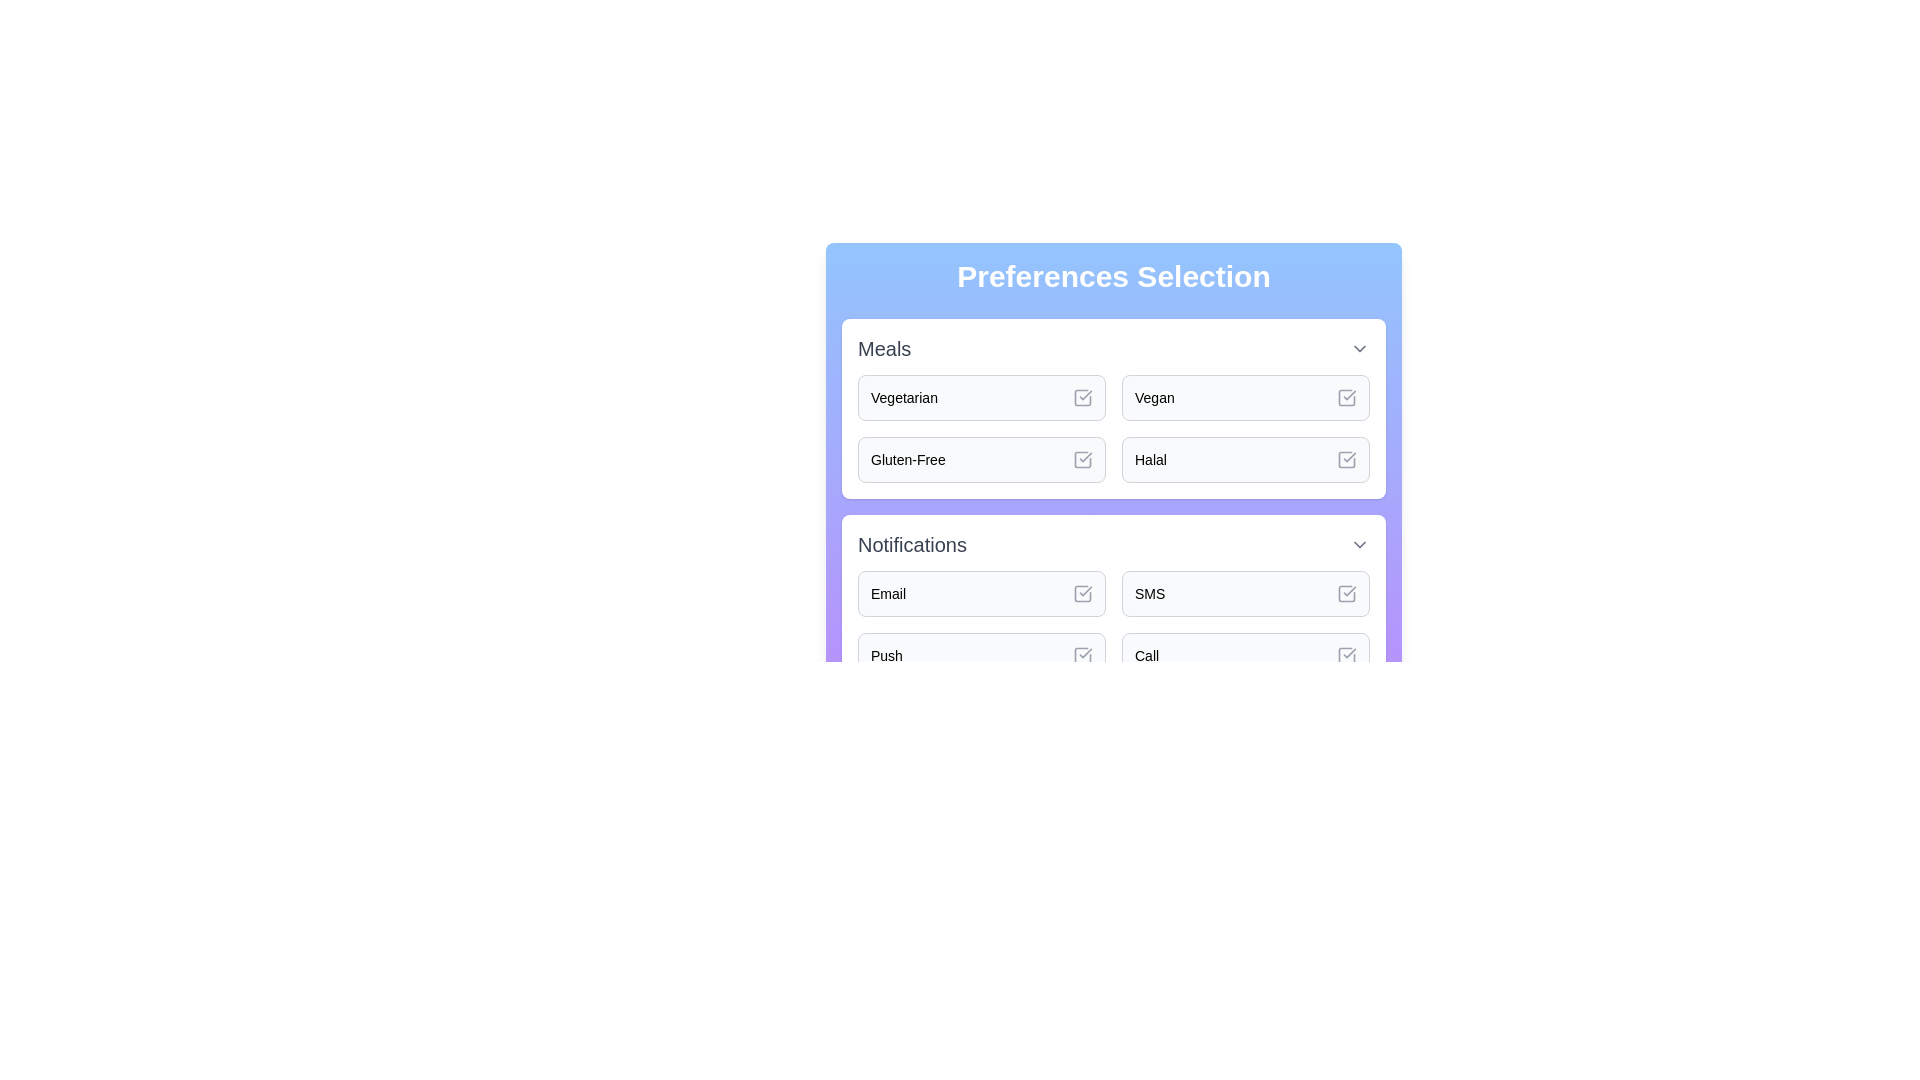 The height and width of the screenshot is (1080, 1920). Describe the element at coordinates (1082, 397) in the screenshot. I see `the Checkbox icon representing the 'Vegetarian' option under the 'Meals' preferences` at that location.